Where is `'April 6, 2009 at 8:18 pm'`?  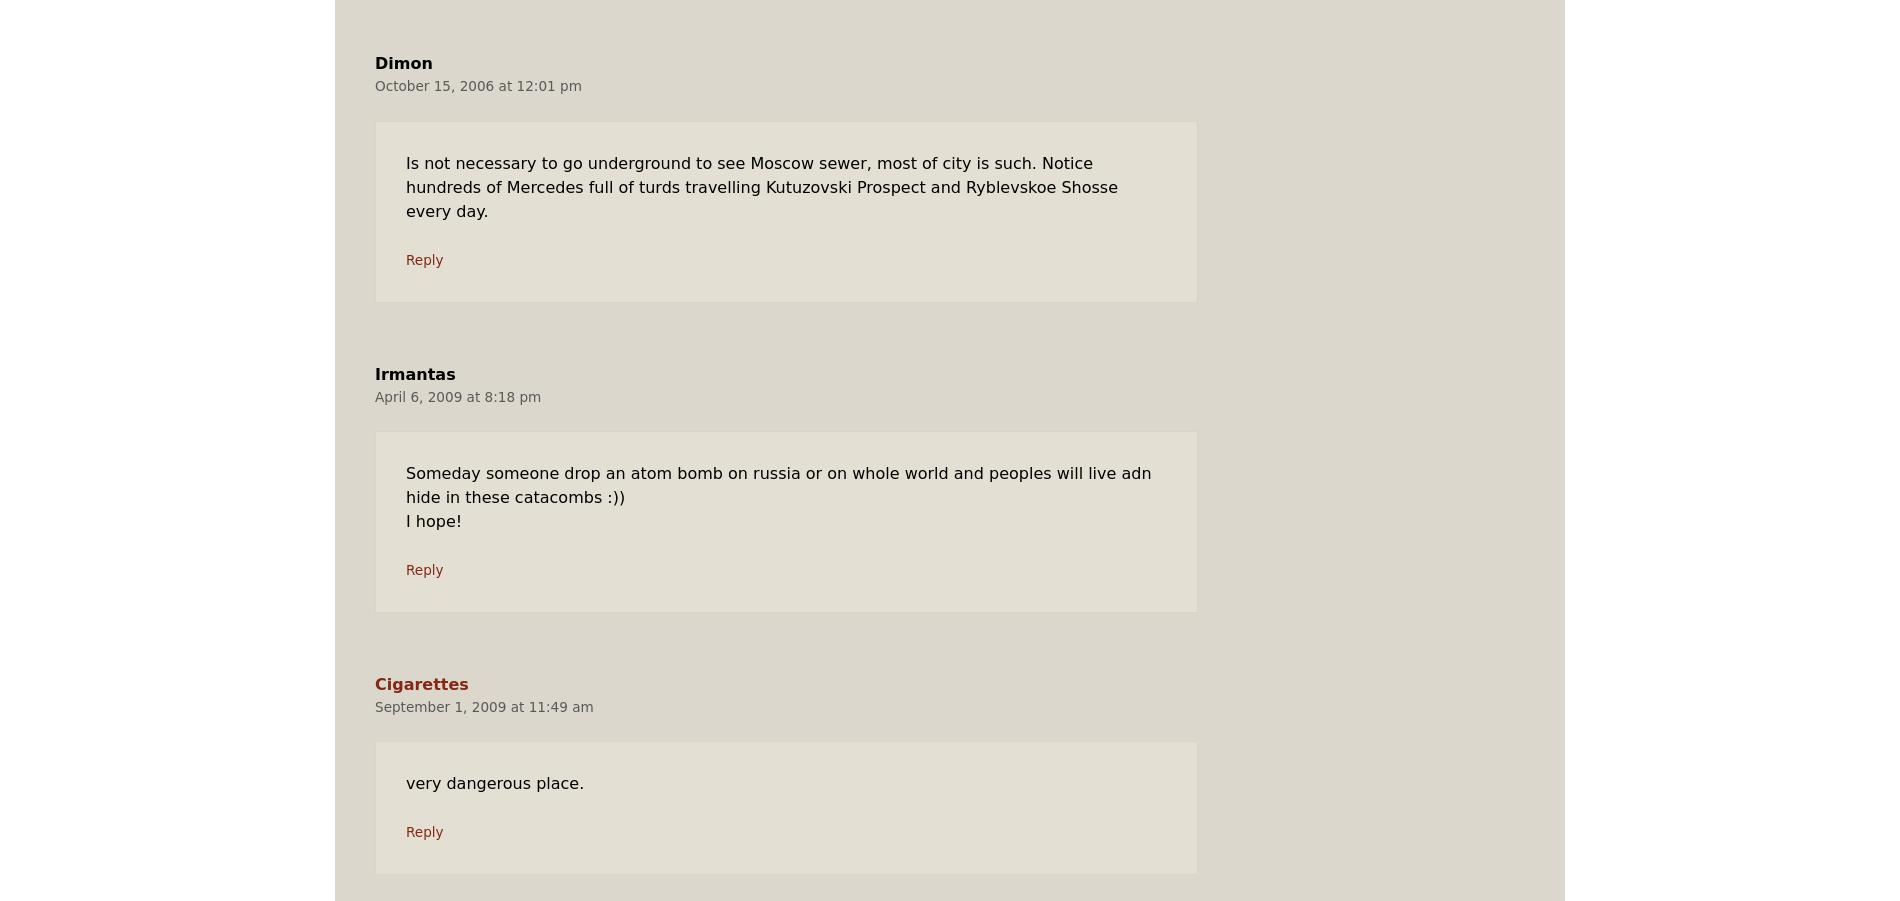 'April 6, 2009 at 8:18 pm' is located at coordinates (457, 394).